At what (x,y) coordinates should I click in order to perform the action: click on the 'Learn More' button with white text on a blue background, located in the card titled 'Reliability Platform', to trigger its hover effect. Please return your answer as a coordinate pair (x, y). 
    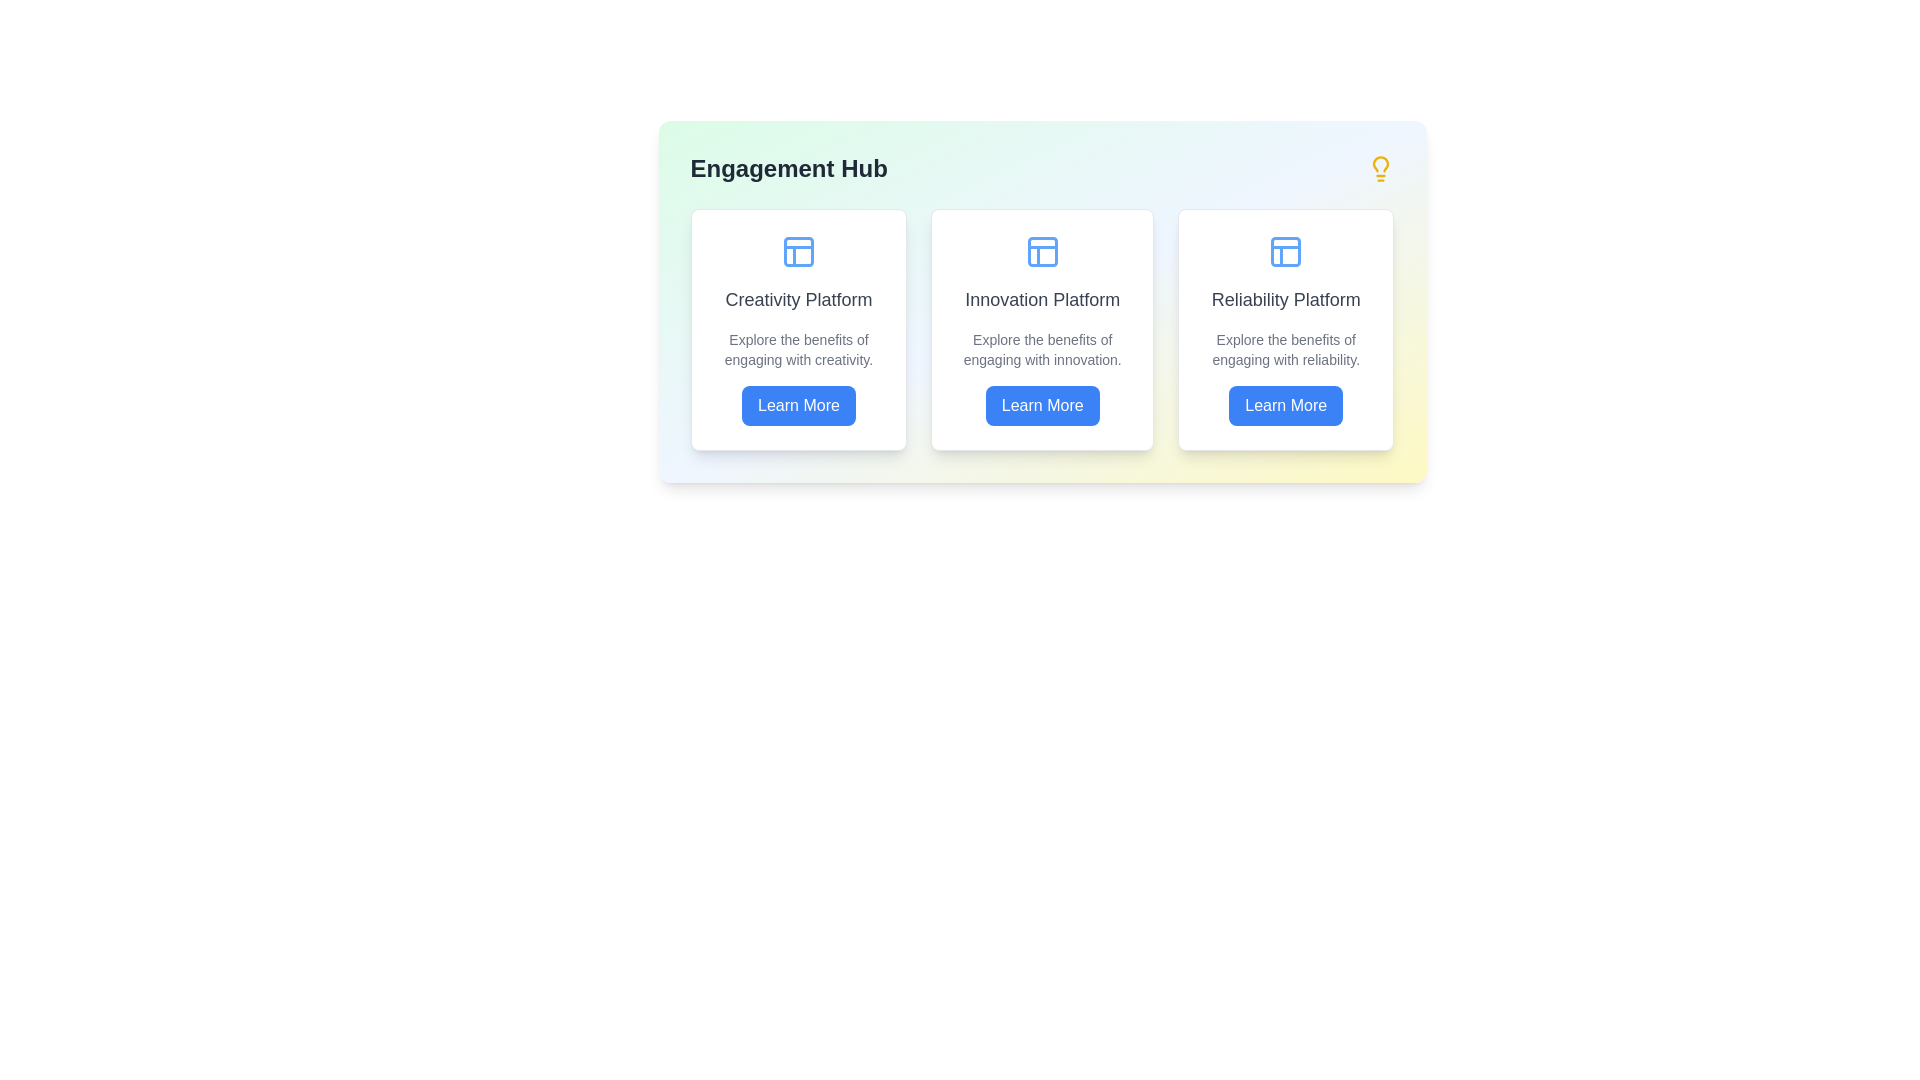
    Looking at the image, I should click on (1286, 405).